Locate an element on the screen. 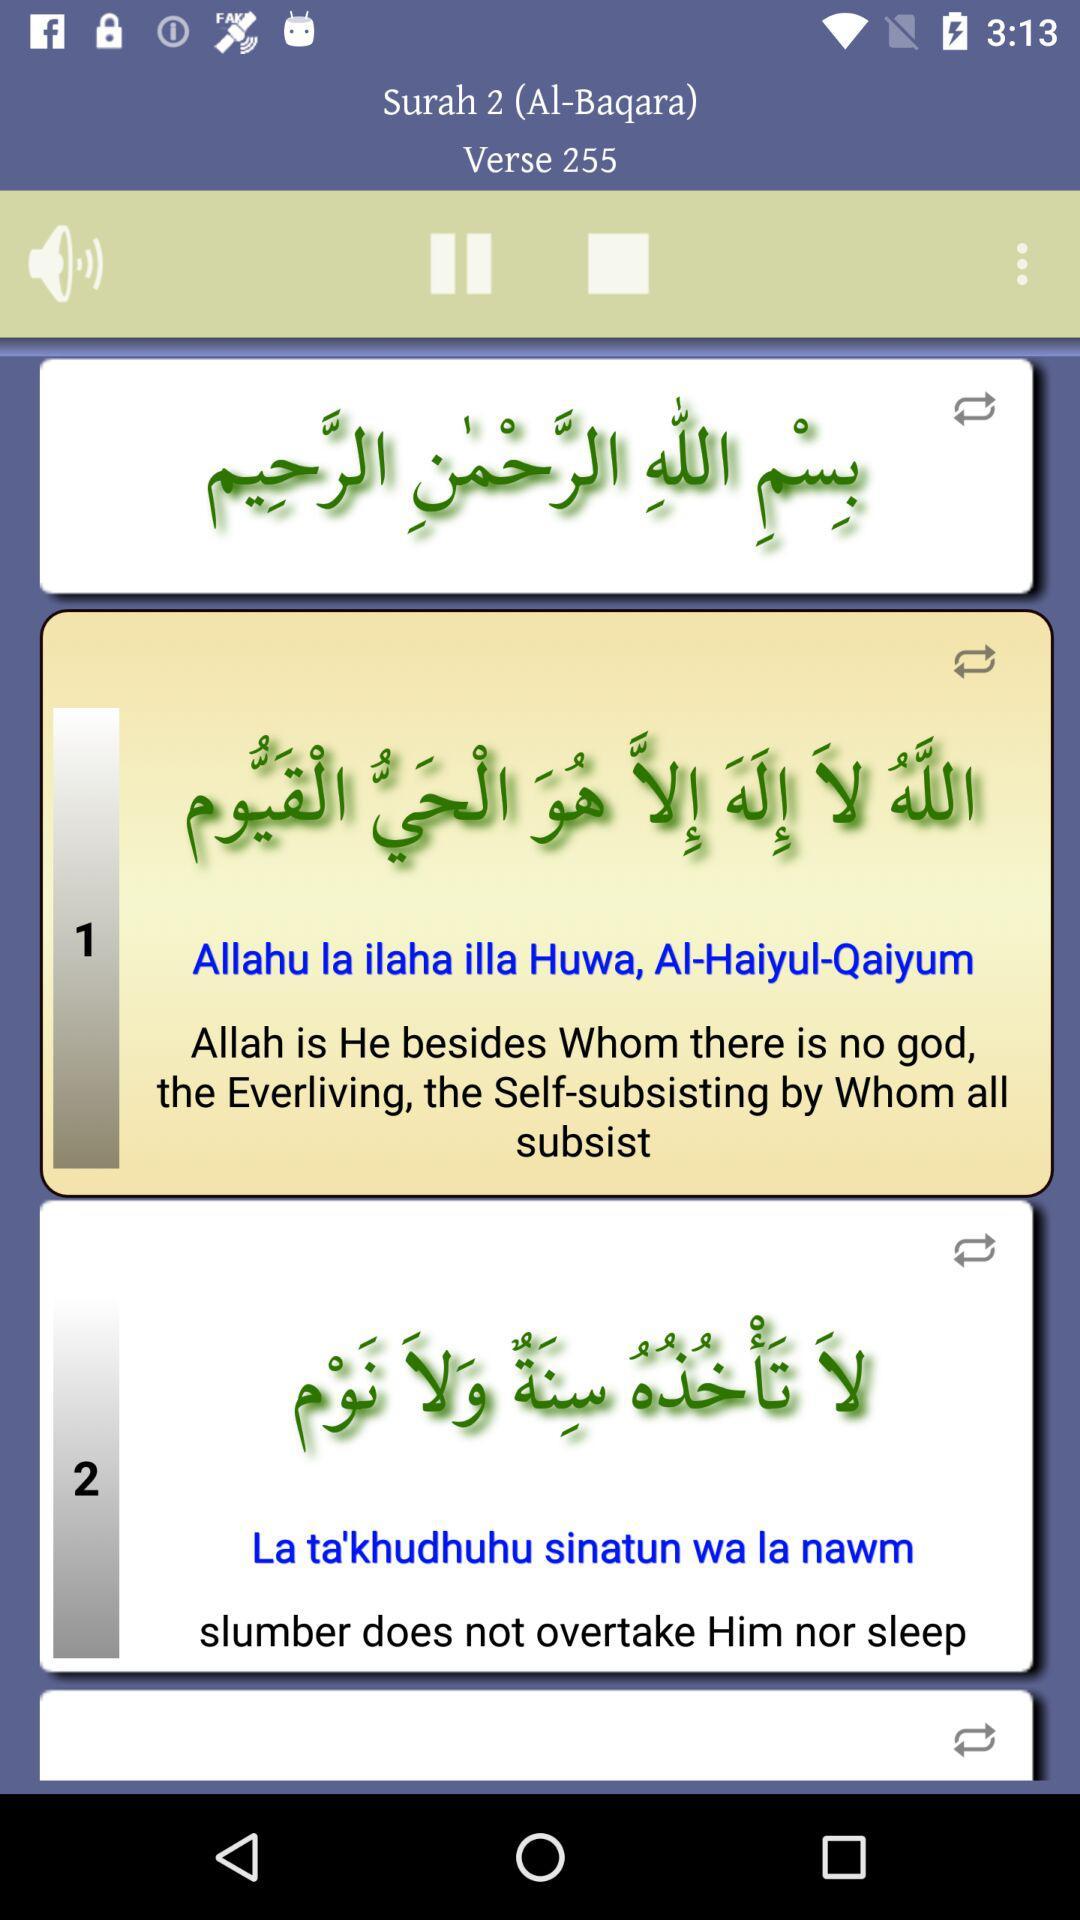 The image size is (1080, 1920). icon at the top left corner is located at coordinates (64, 262).